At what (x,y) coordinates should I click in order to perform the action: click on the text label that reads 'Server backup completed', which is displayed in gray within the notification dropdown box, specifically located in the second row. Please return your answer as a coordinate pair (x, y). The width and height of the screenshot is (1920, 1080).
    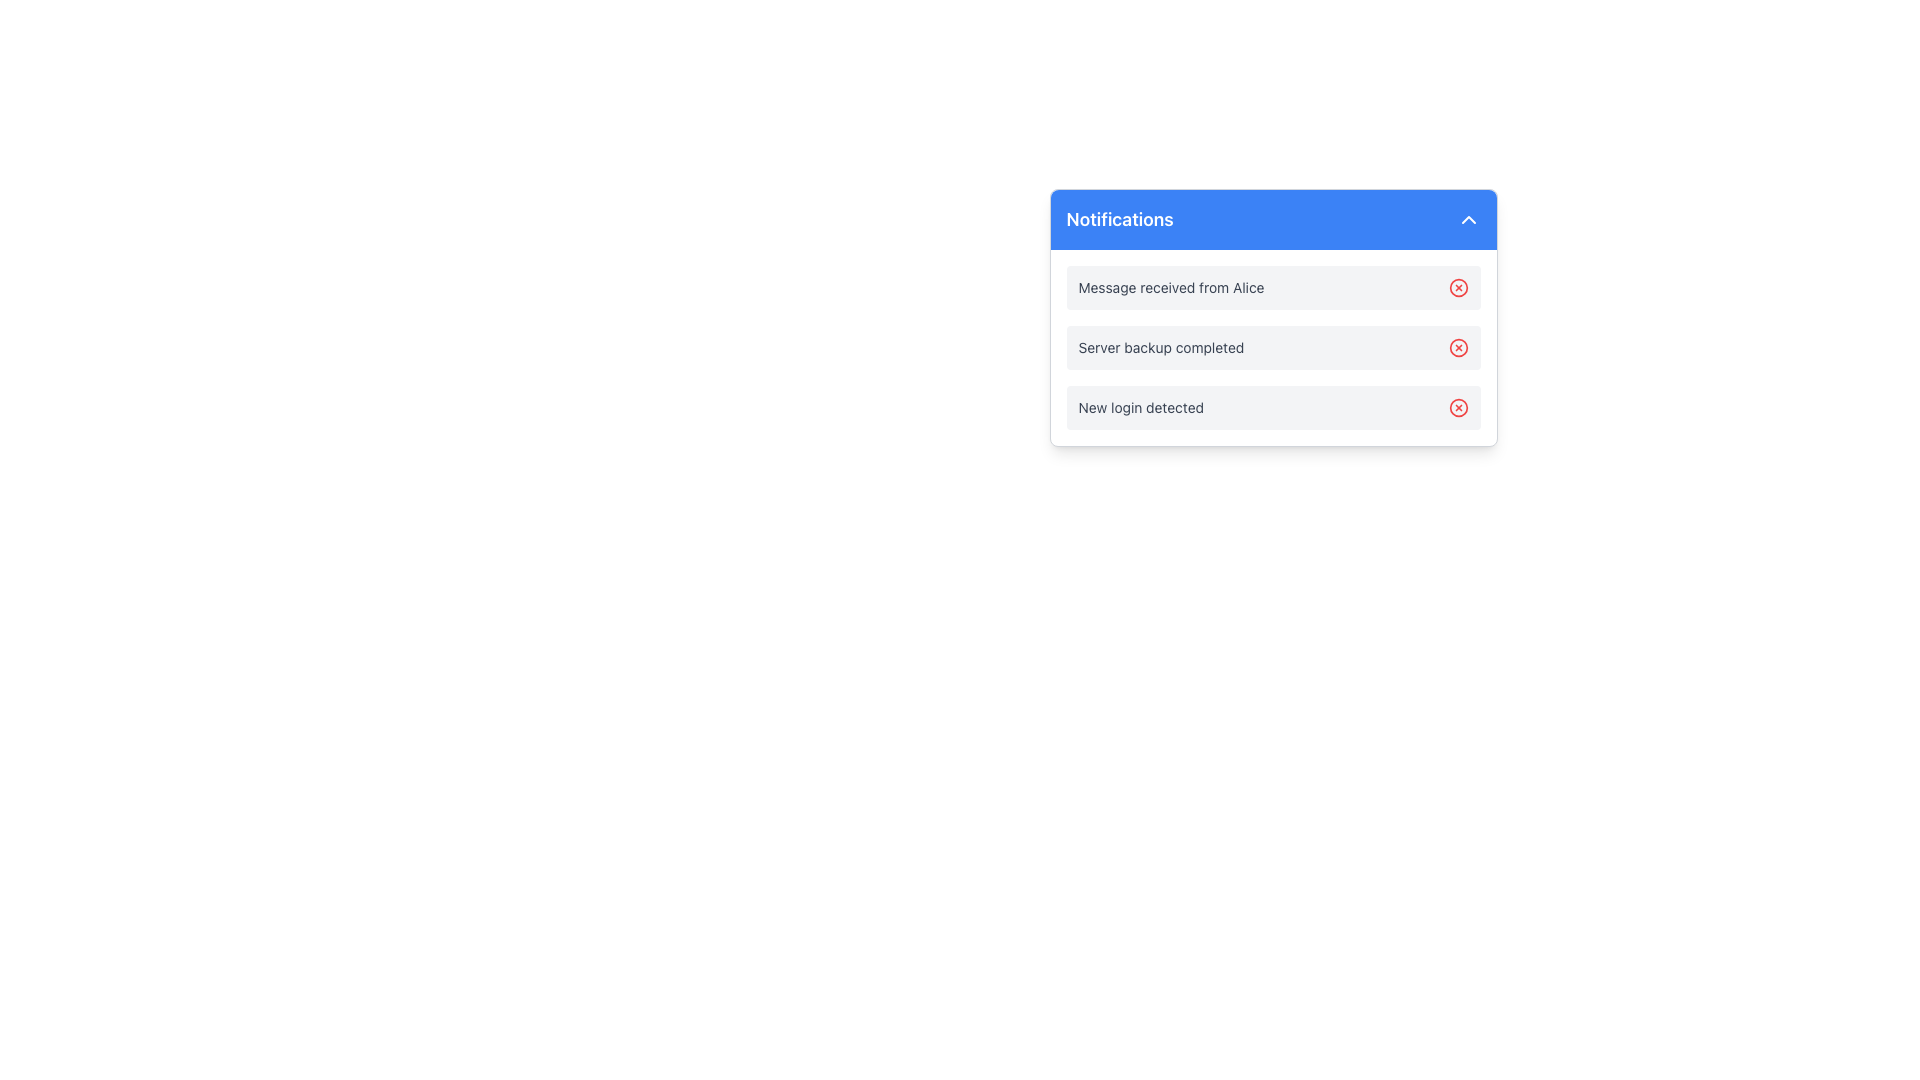
    Looking at the image, I should click on (1161, 346).